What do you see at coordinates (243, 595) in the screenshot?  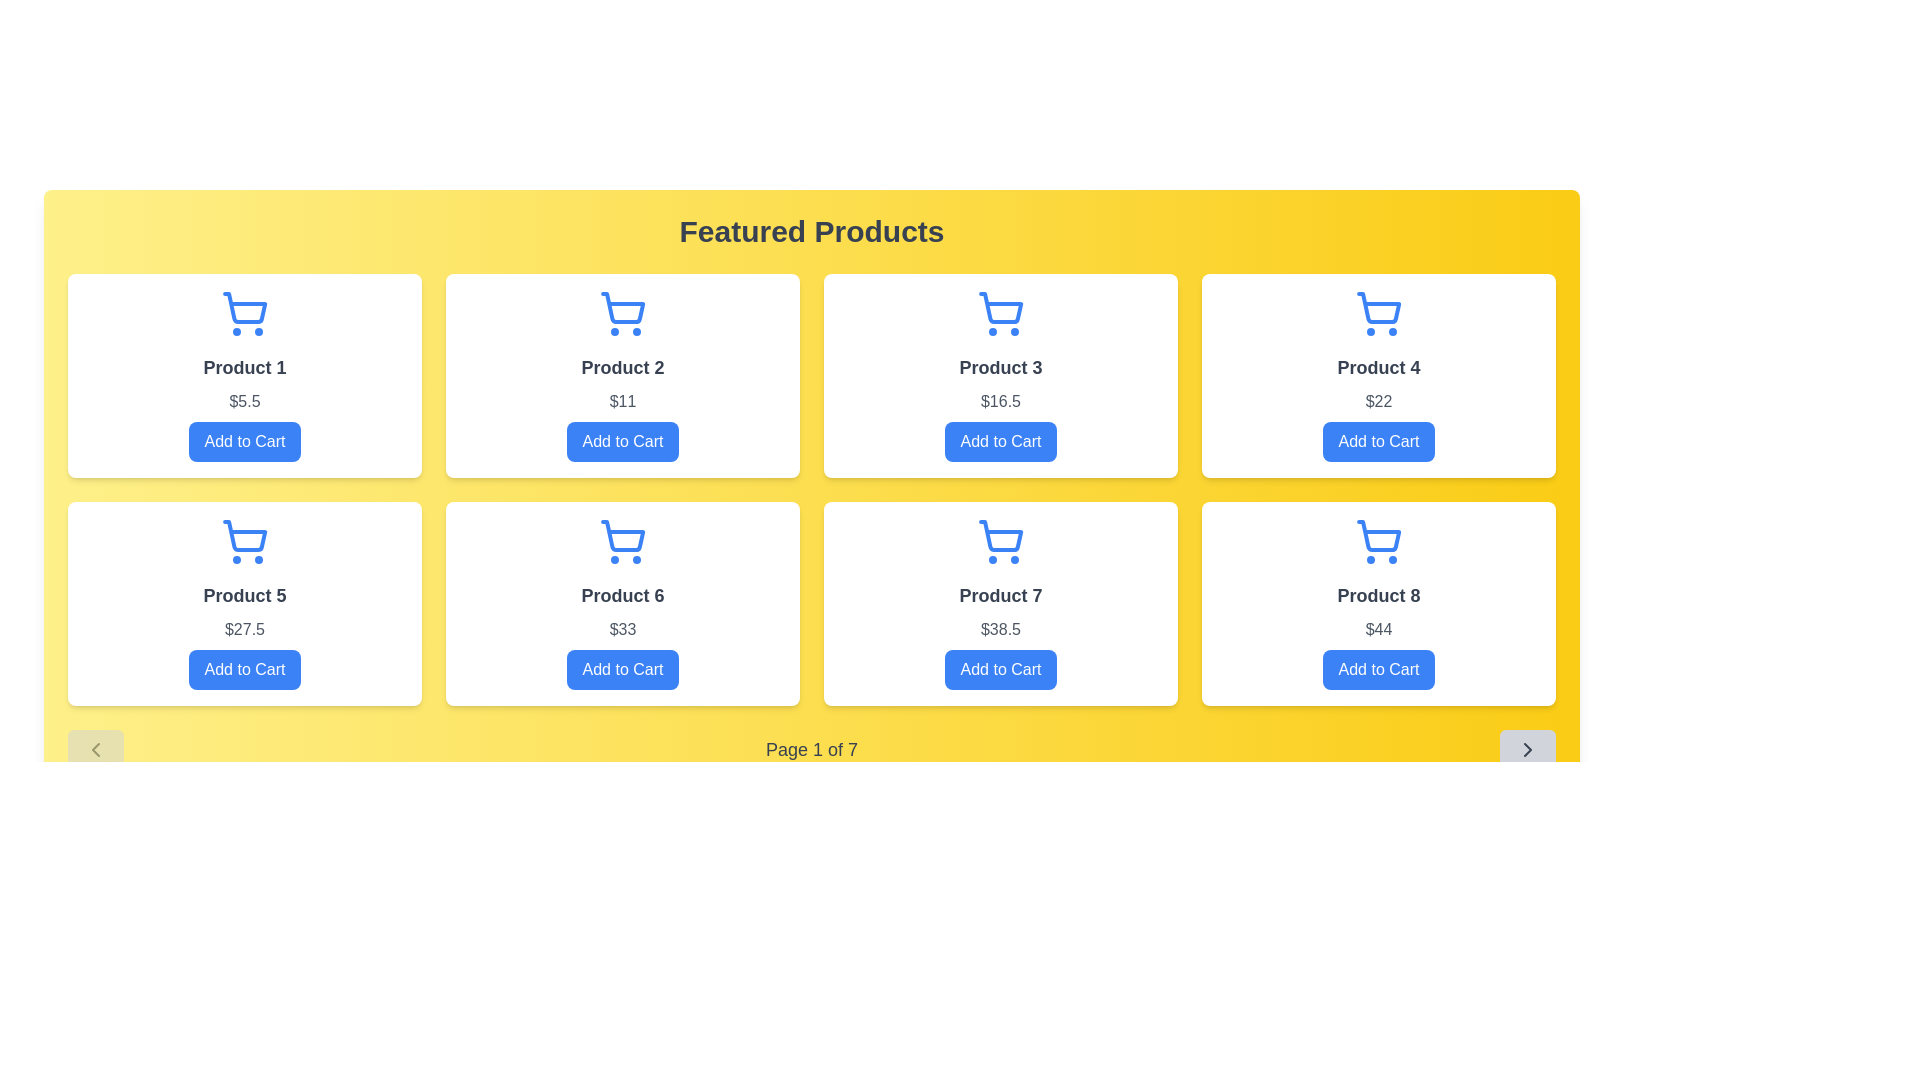 I see `the bold, centered text label 'Product 5' which is positioned below the product icon and above the price label within its card in the second row, first column of the product grid layout` at bounding box center [243, 595].